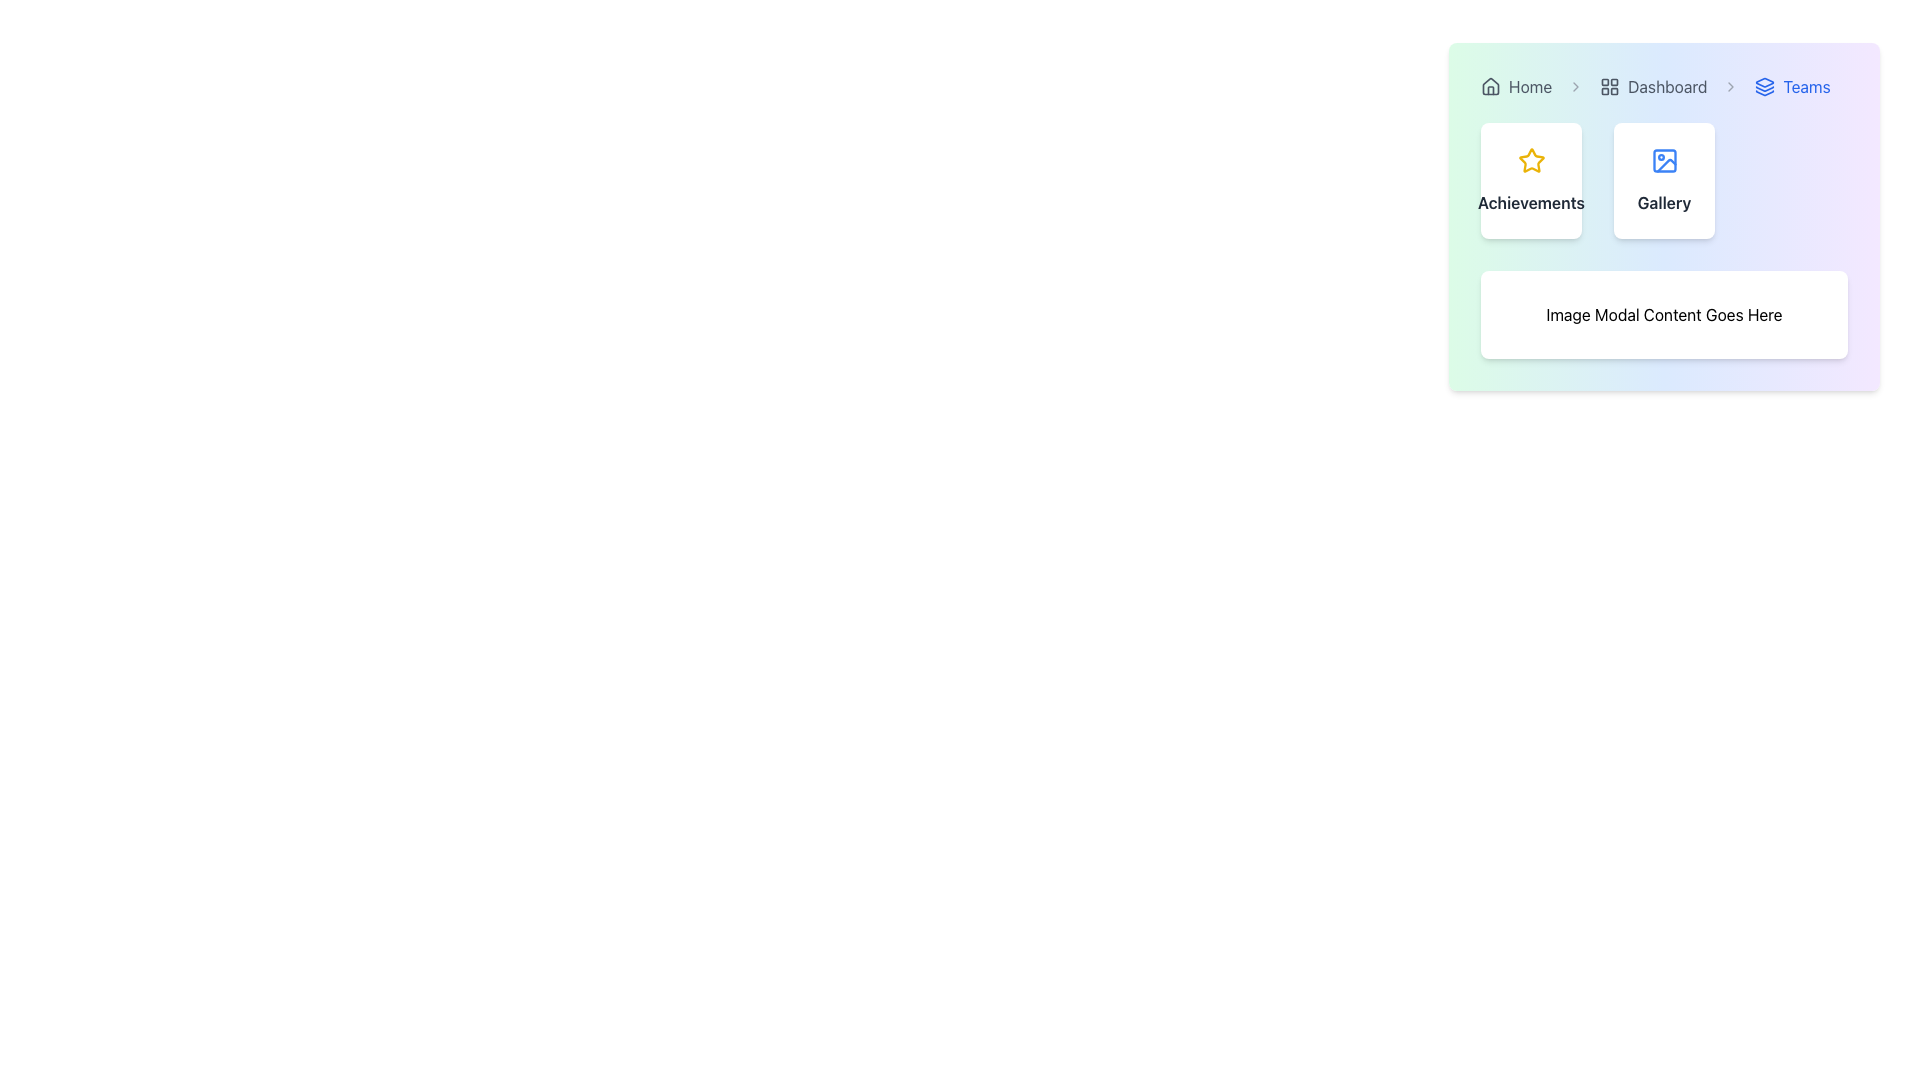  I want to click on the 'Teams' icon in the breadcrumb navigation bar, located at the top-right section of the interface, immediately to the left of the 'Teams' text, so click(1765, 86).